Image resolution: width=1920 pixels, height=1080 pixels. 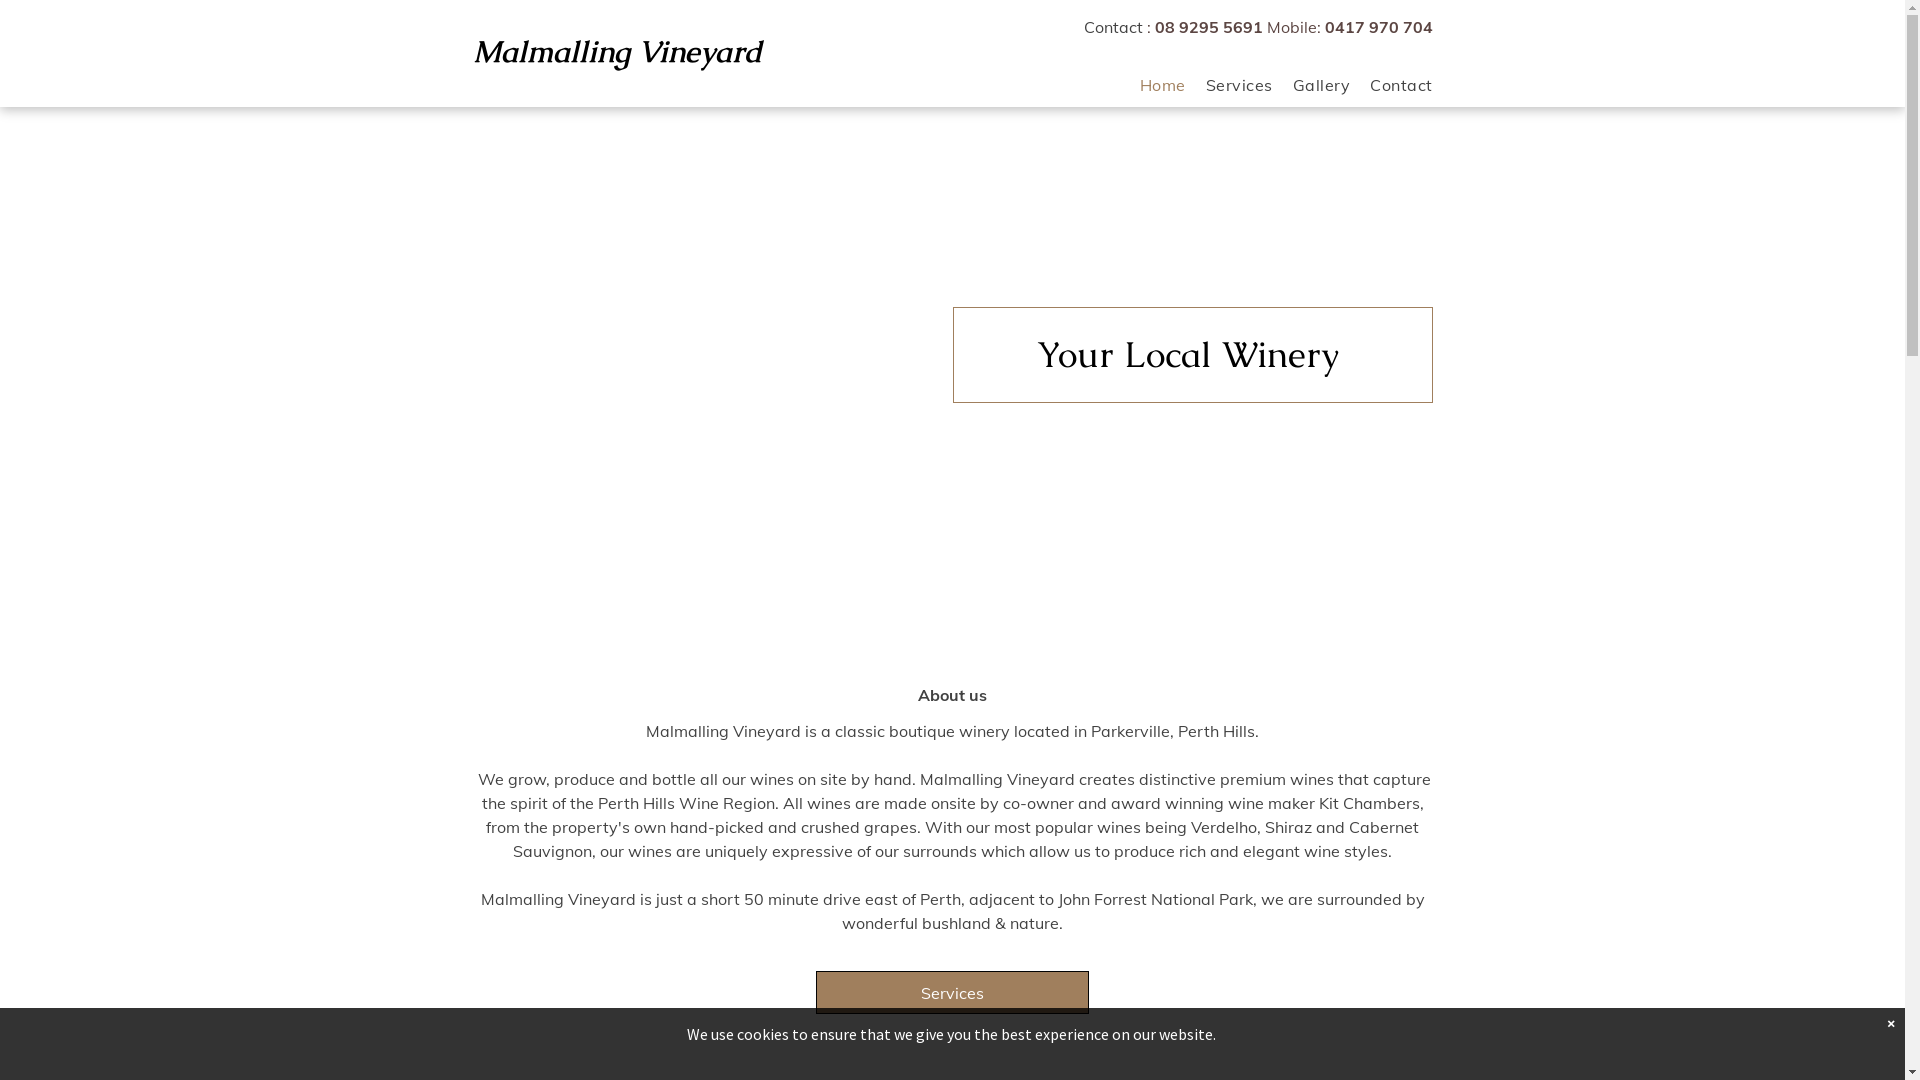 I want to click on 'Malmalling Vineyard', so click(x=615, y=50).